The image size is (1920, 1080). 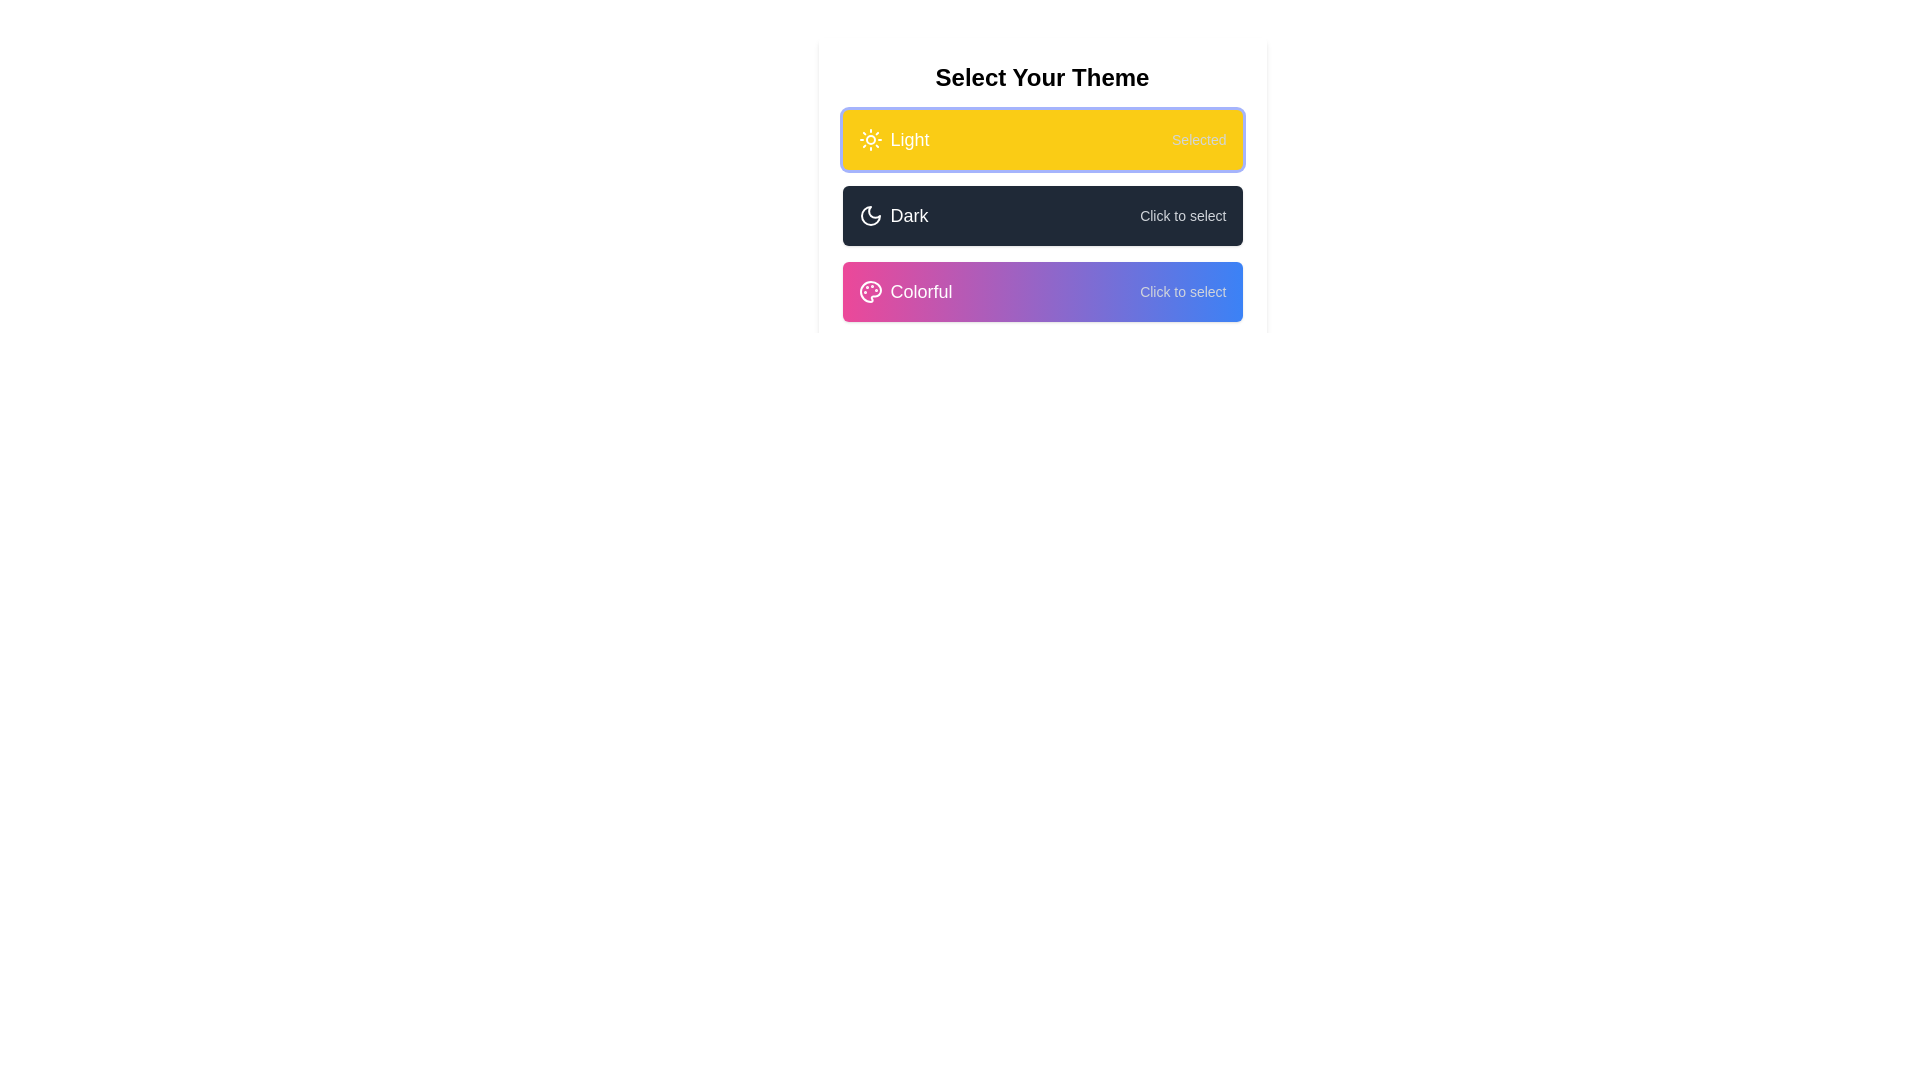 What do you see at coordinates (1041, 216) in the screenshot?
I see `the theme Dark to view its hover effect` at bounding box center [1041, 216].